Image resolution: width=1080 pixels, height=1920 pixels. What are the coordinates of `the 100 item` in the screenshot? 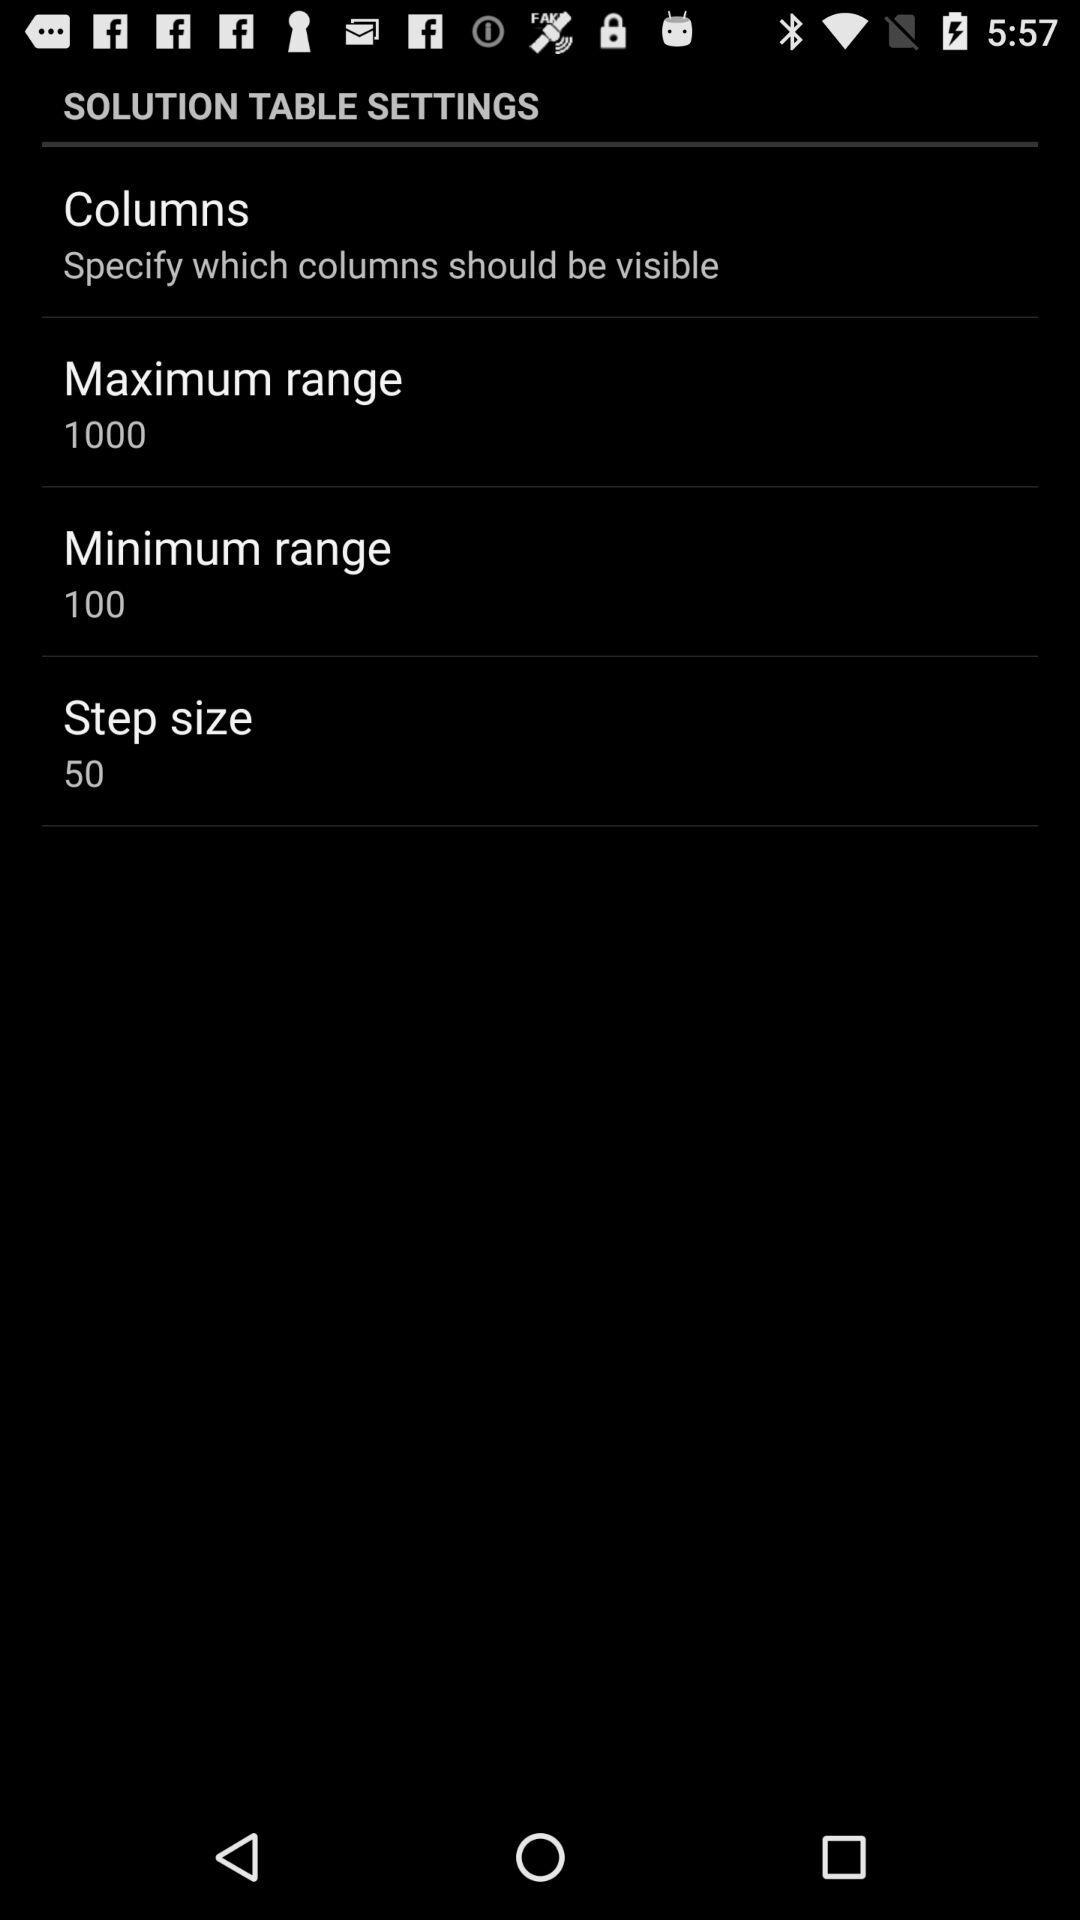 It's located at (94, 602).